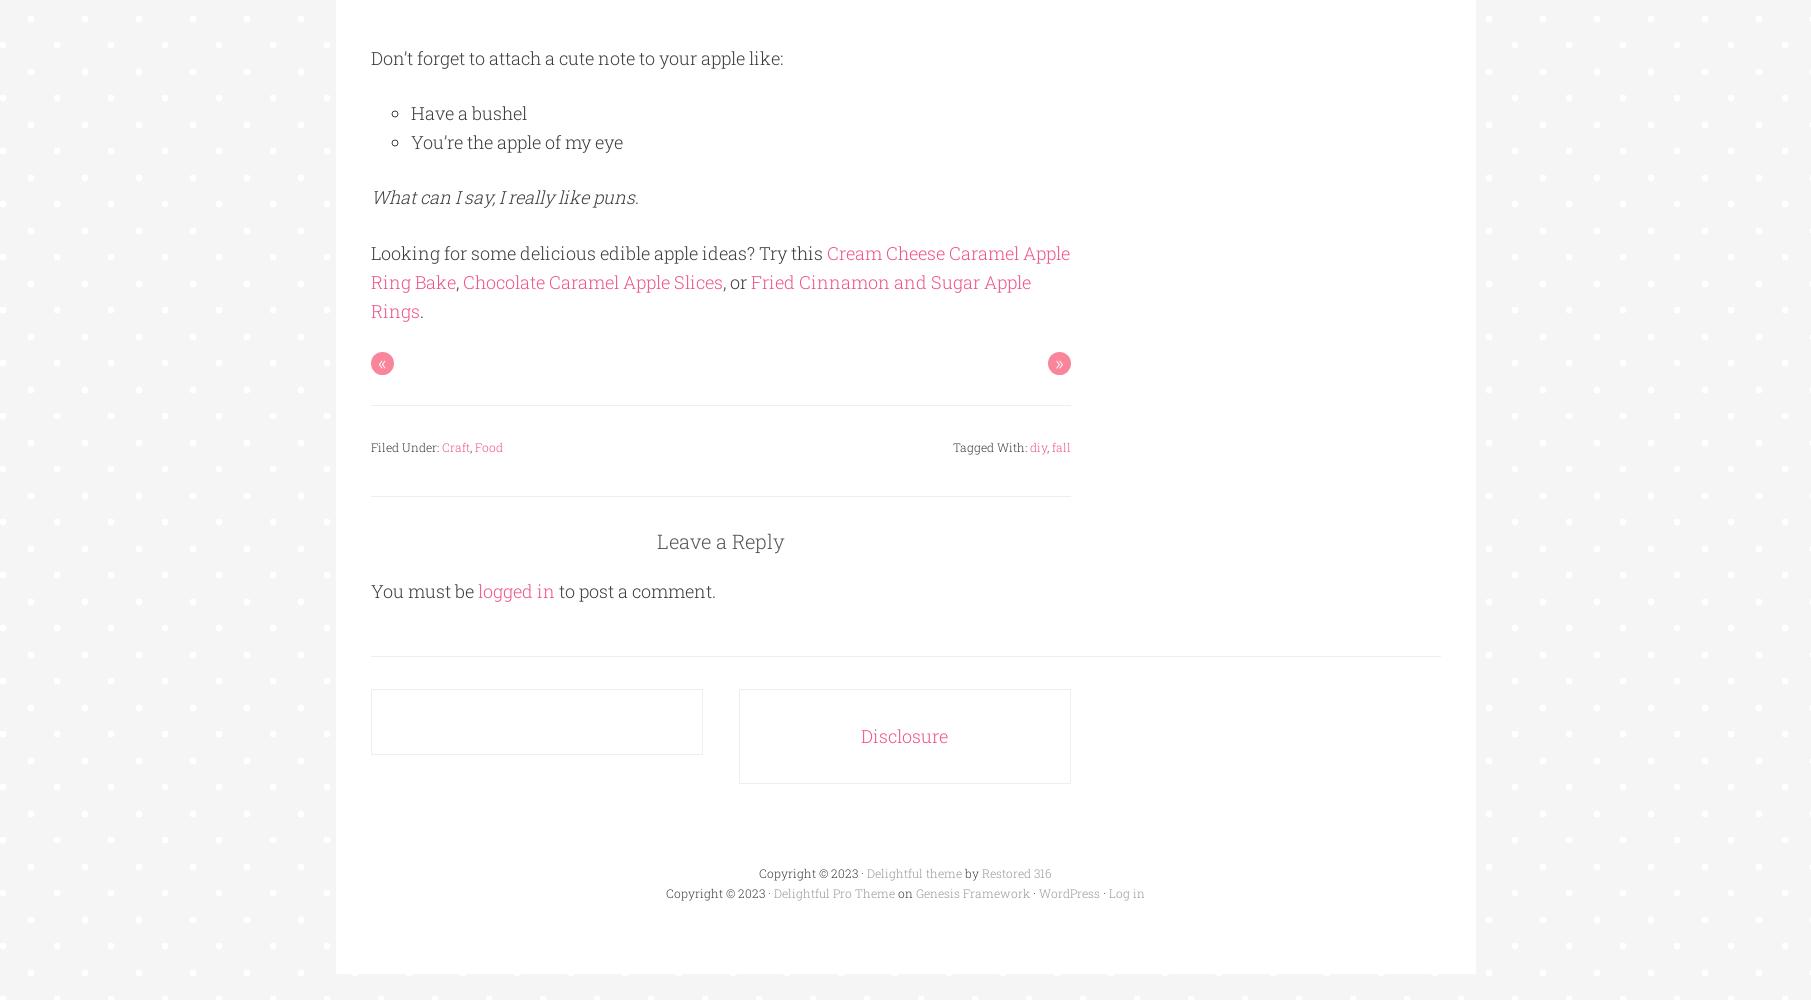  What do you see at coordinates (961, 872) in the screenshot?
I see `'by'` at bounding box center [961, 872].